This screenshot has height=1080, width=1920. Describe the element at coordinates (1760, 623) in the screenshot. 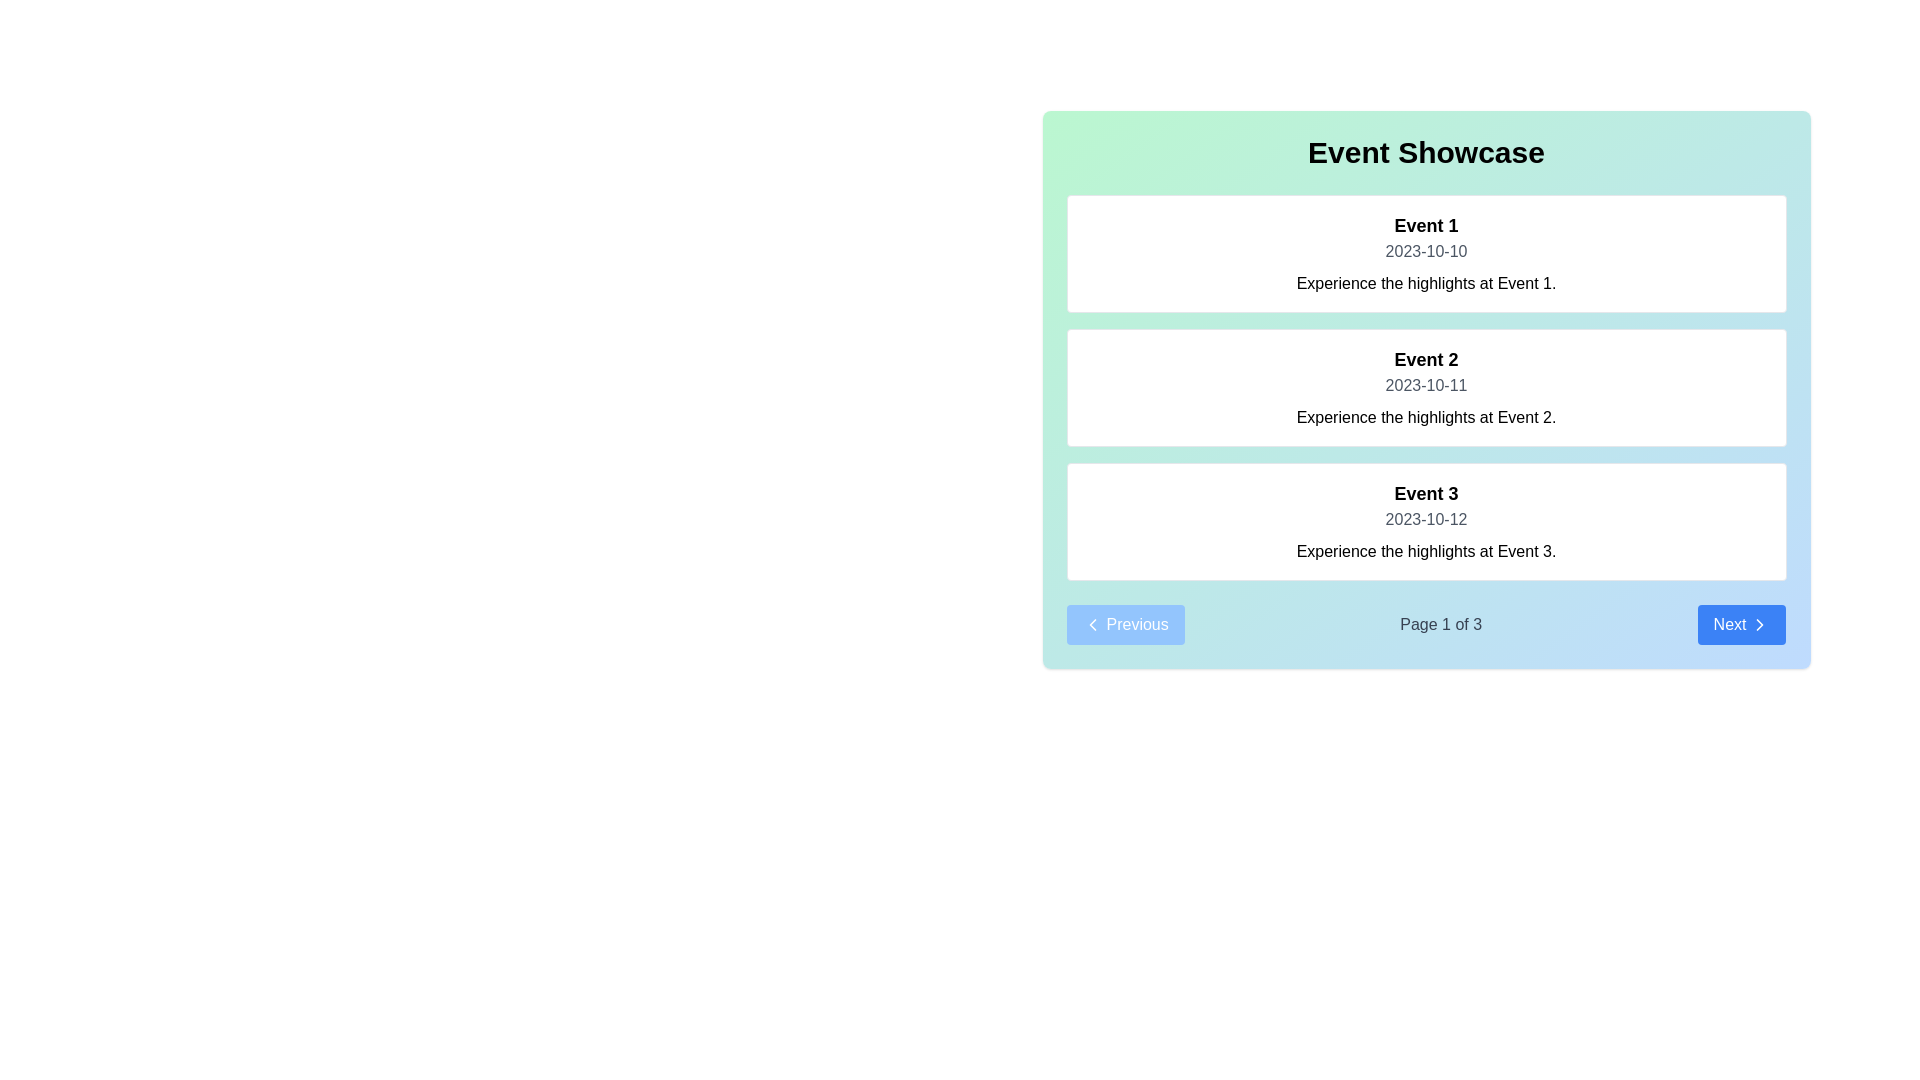

I see `the small chevron-right icon, which is styled as an arrow pointing to the right, located next to the 'Next' button to initiate navigation` at that location.